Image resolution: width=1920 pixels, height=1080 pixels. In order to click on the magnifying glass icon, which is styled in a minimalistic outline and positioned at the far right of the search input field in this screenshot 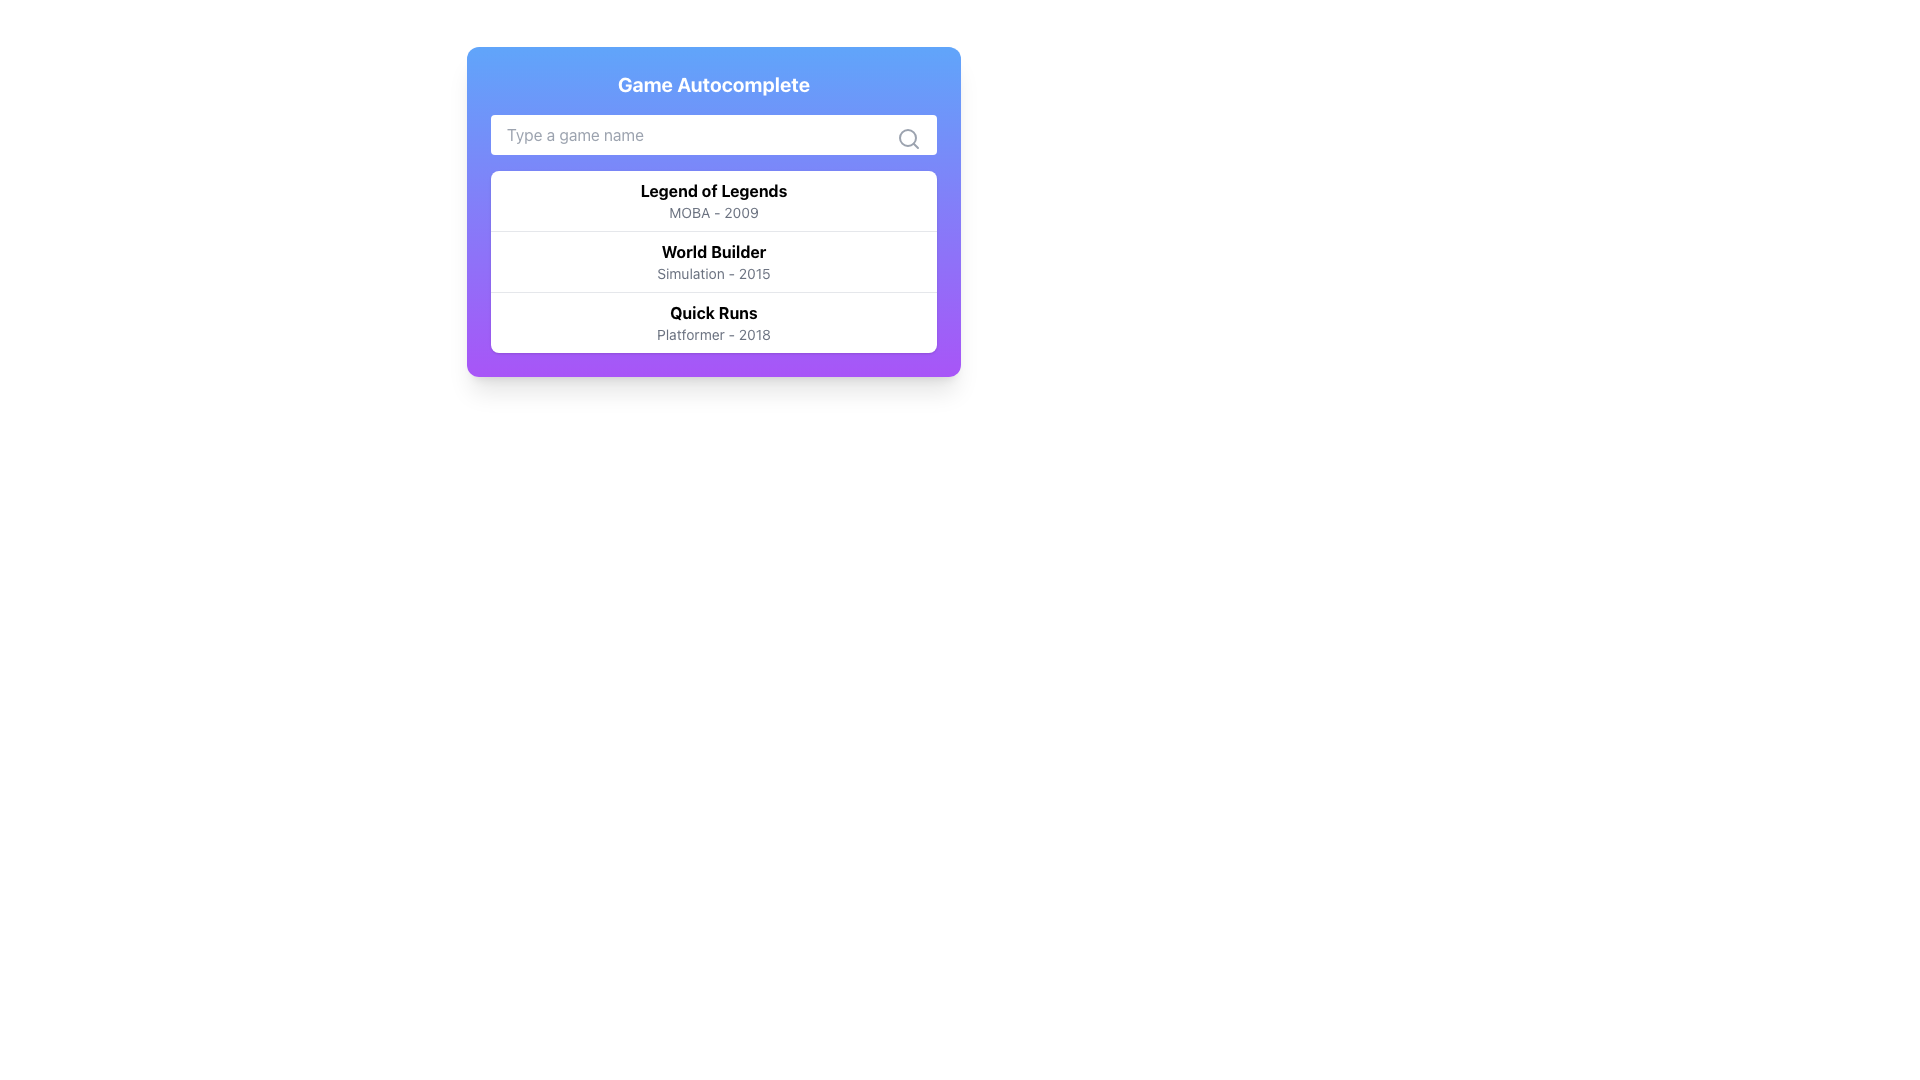, I will do `click(907, 137)`.